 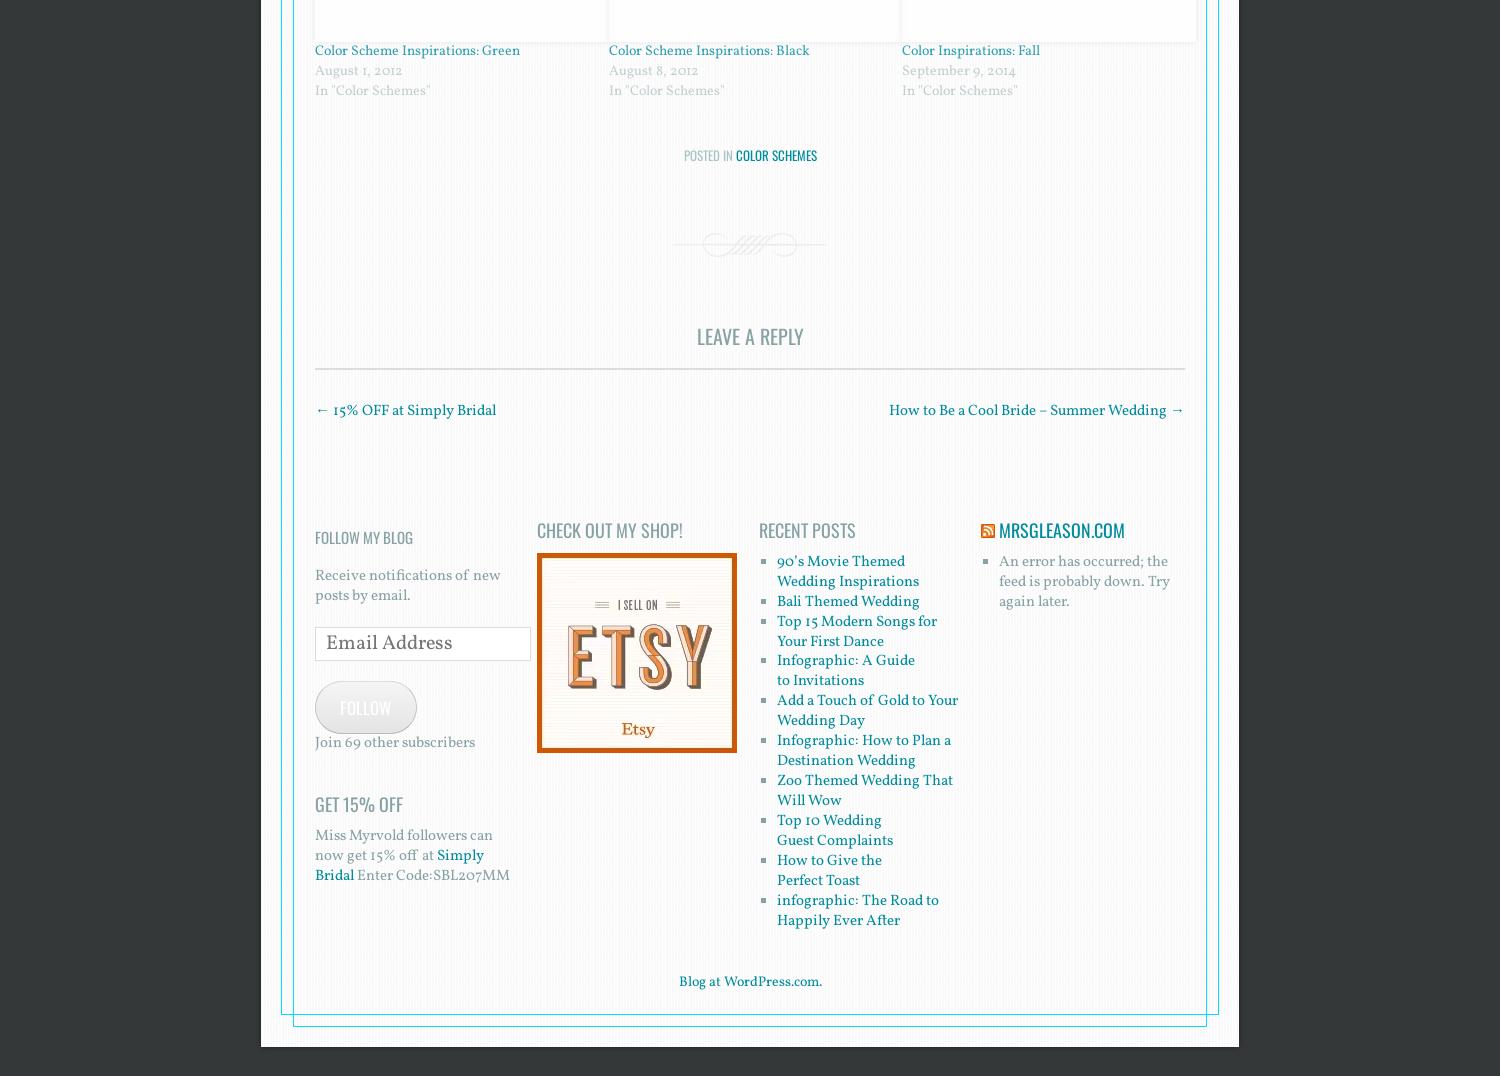 I want to click on 'Infographic: How to Plan a Destination Wedding', so click(x=861, y=750).